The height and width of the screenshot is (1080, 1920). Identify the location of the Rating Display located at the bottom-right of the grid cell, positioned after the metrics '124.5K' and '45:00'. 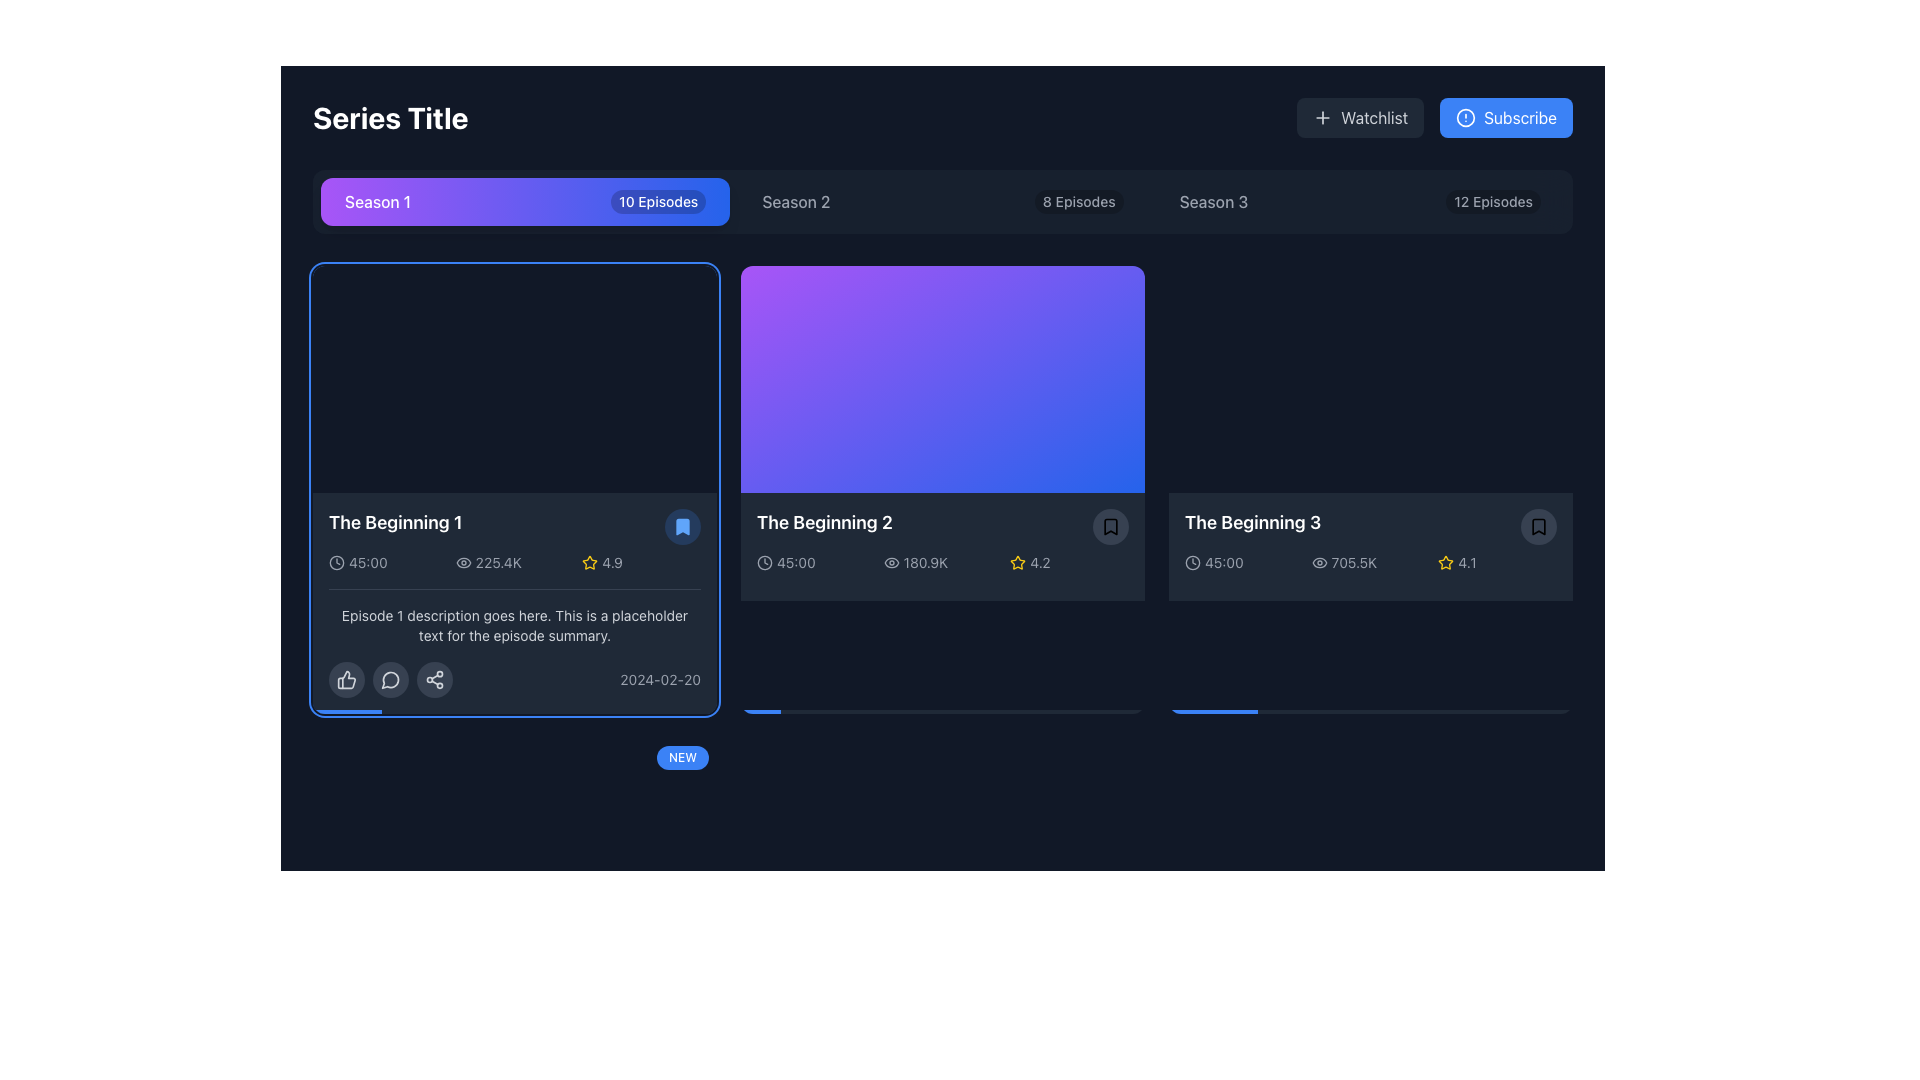
(641, 1035).